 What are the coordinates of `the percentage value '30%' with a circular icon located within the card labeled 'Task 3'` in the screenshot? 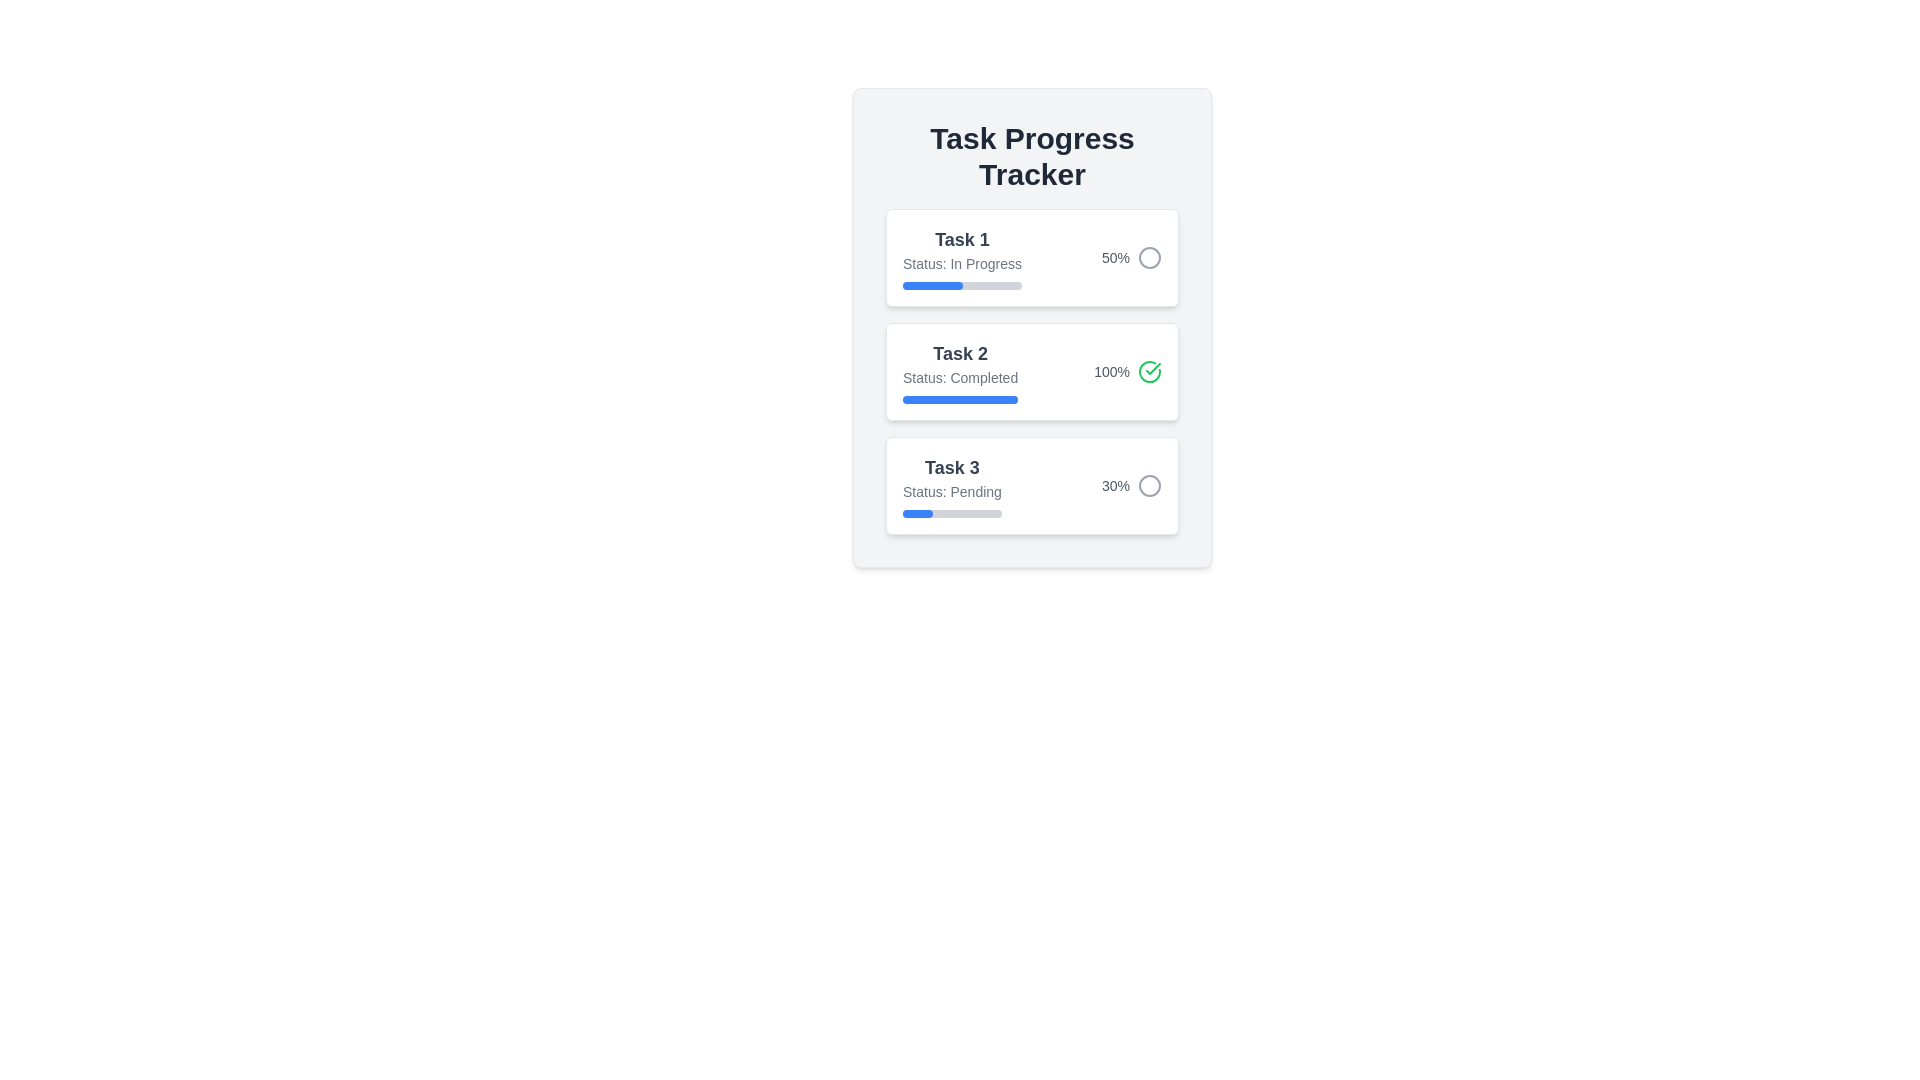 It's located at (1132, 486).